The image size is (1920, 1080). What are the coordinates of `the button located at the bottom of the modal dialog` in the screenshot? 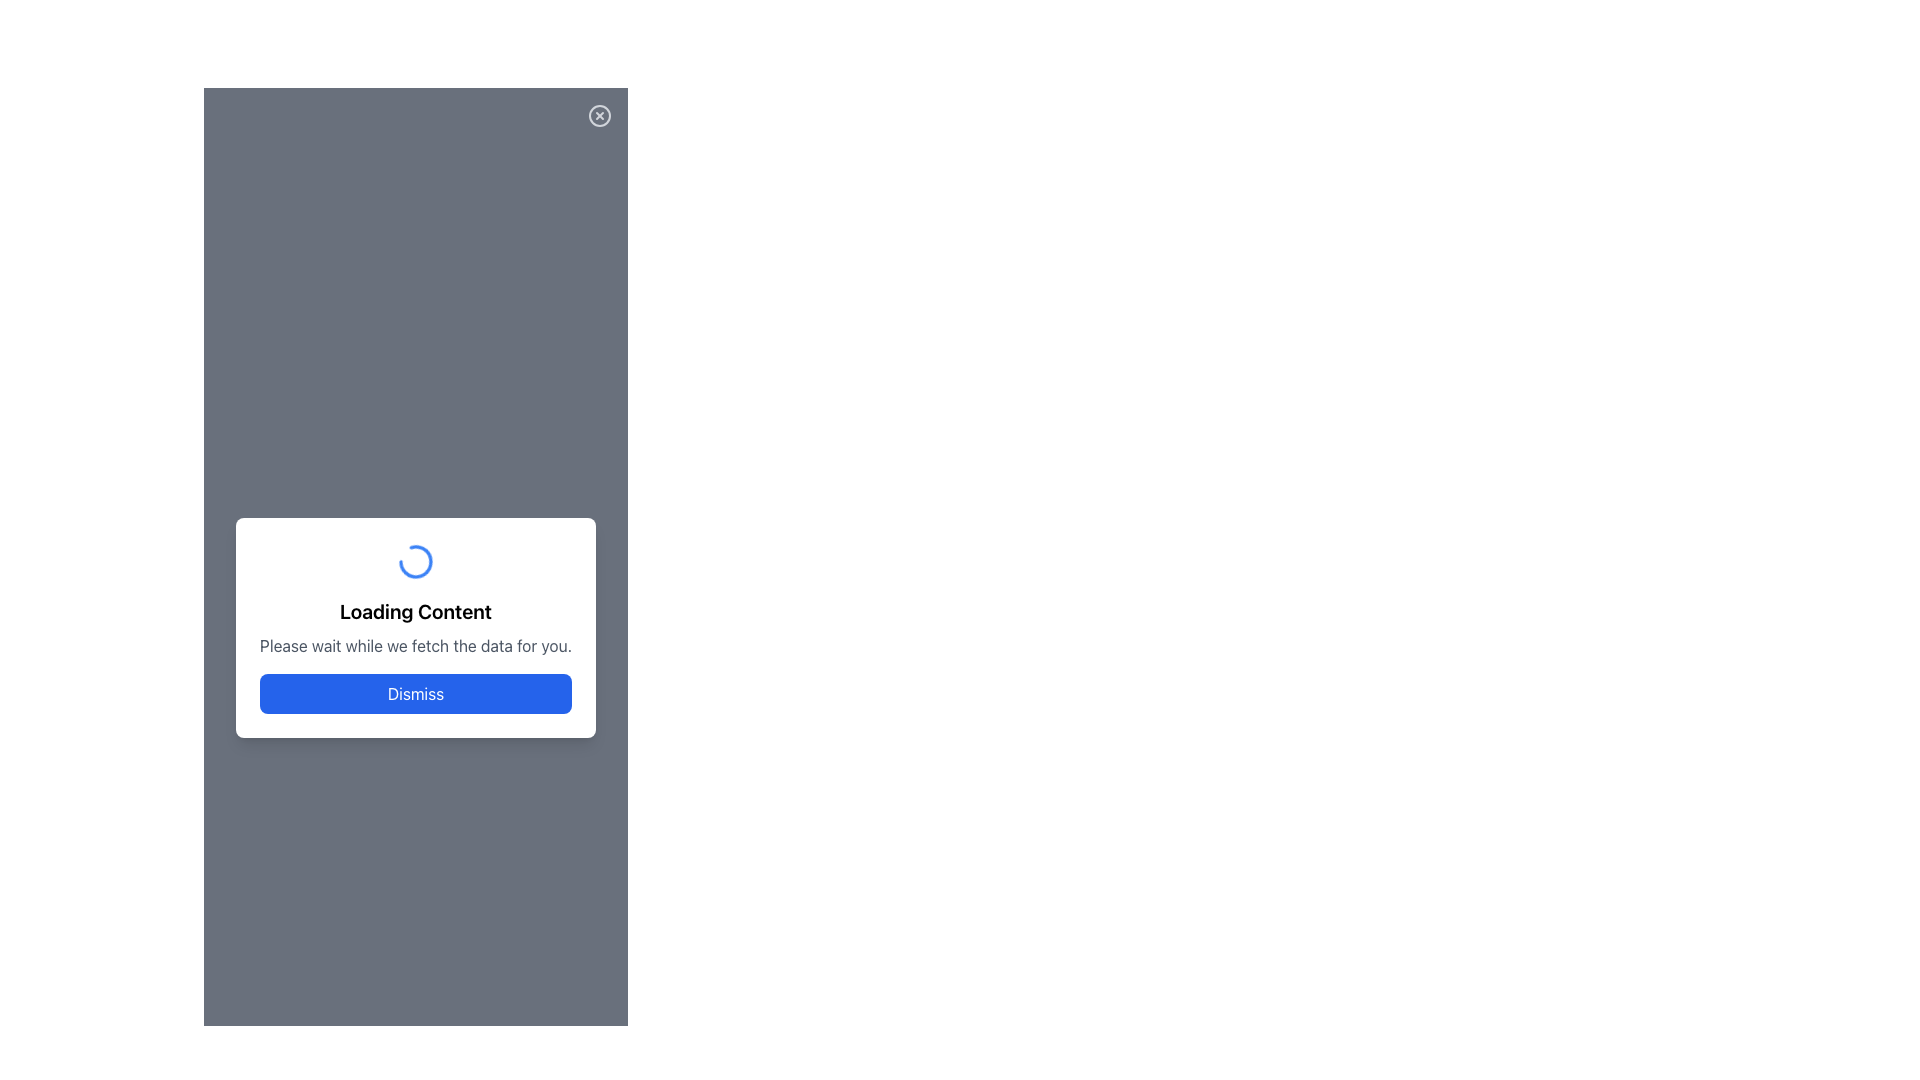 It's located at (415, 693).